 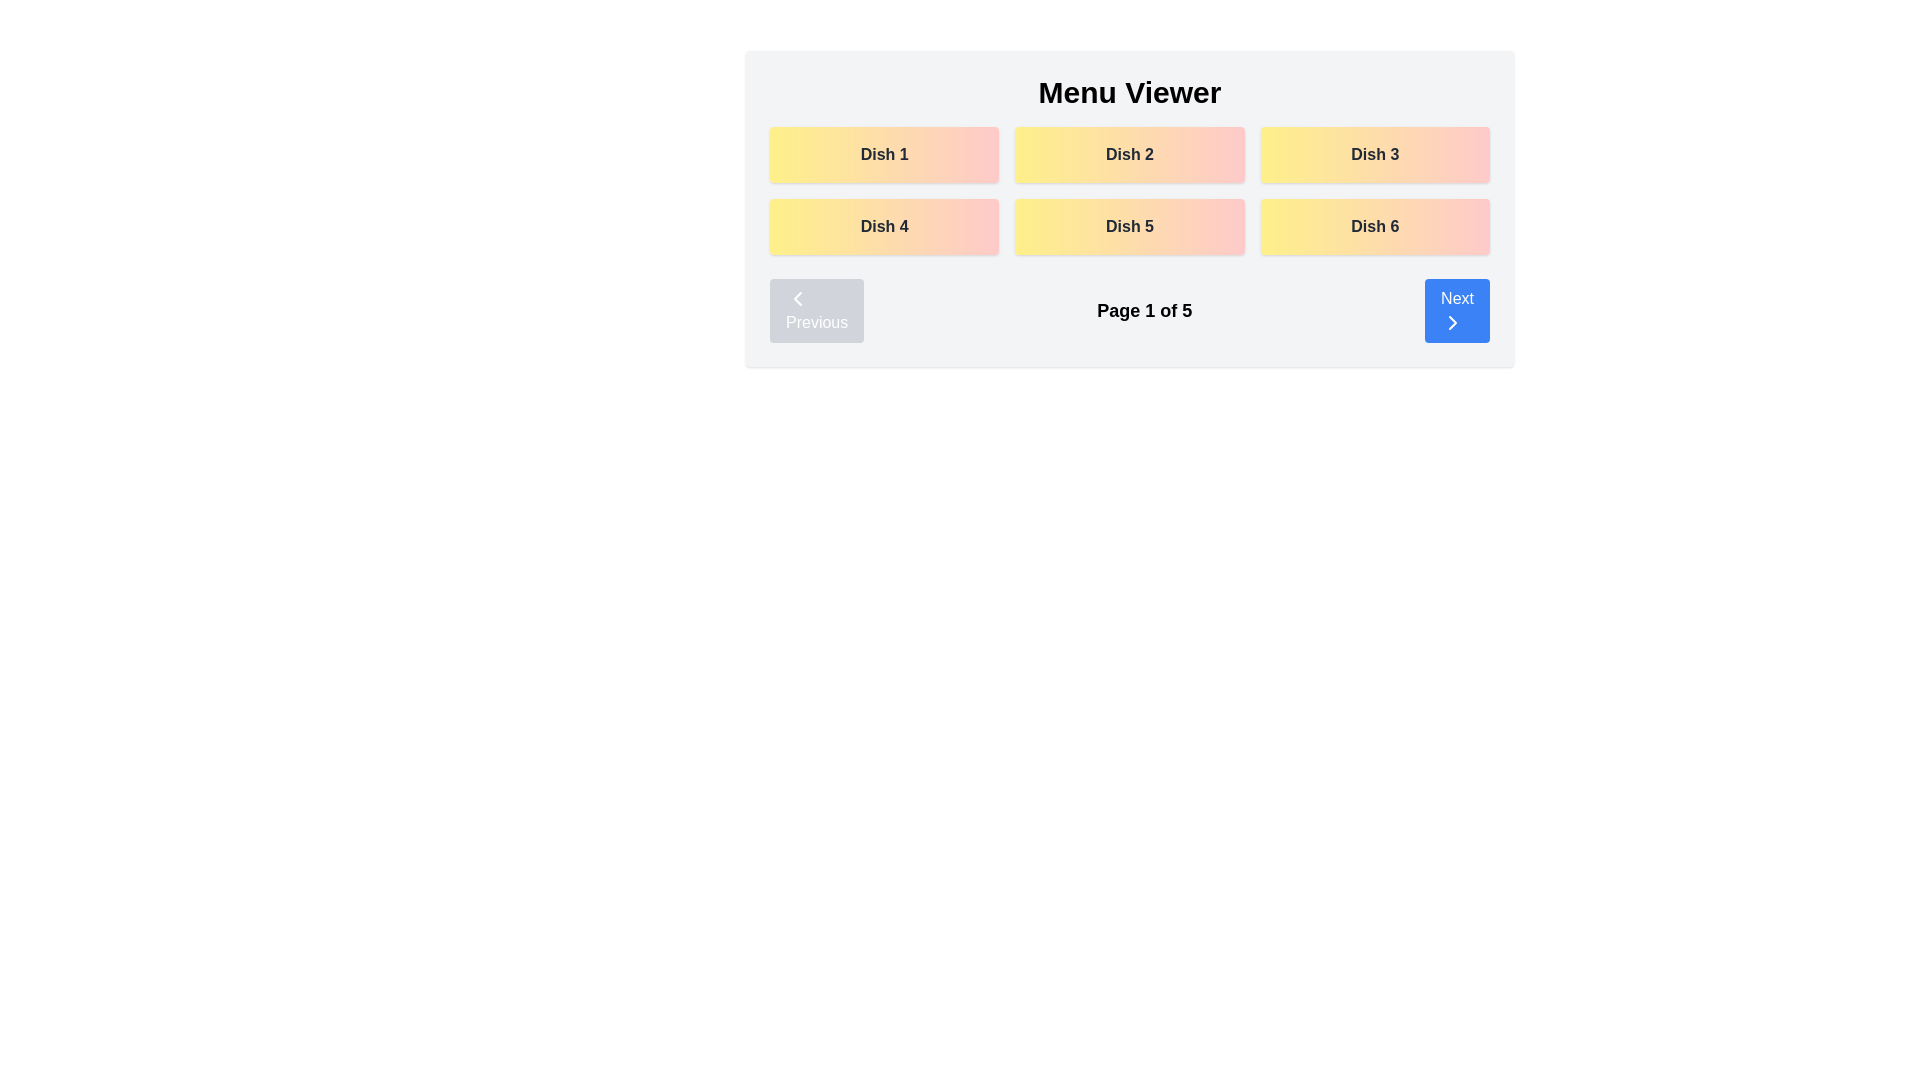 What do you see at coordinates (1374, 153) in the screenshot?
I see `the 'Dish 3' text label, which is a rectangular button-like component with a gradient background from yellow to red, containing bold dark gray text, and is the third item in a 3x2 grid under the 'Menu Viewer' title` at bounding box center [1374, 153].